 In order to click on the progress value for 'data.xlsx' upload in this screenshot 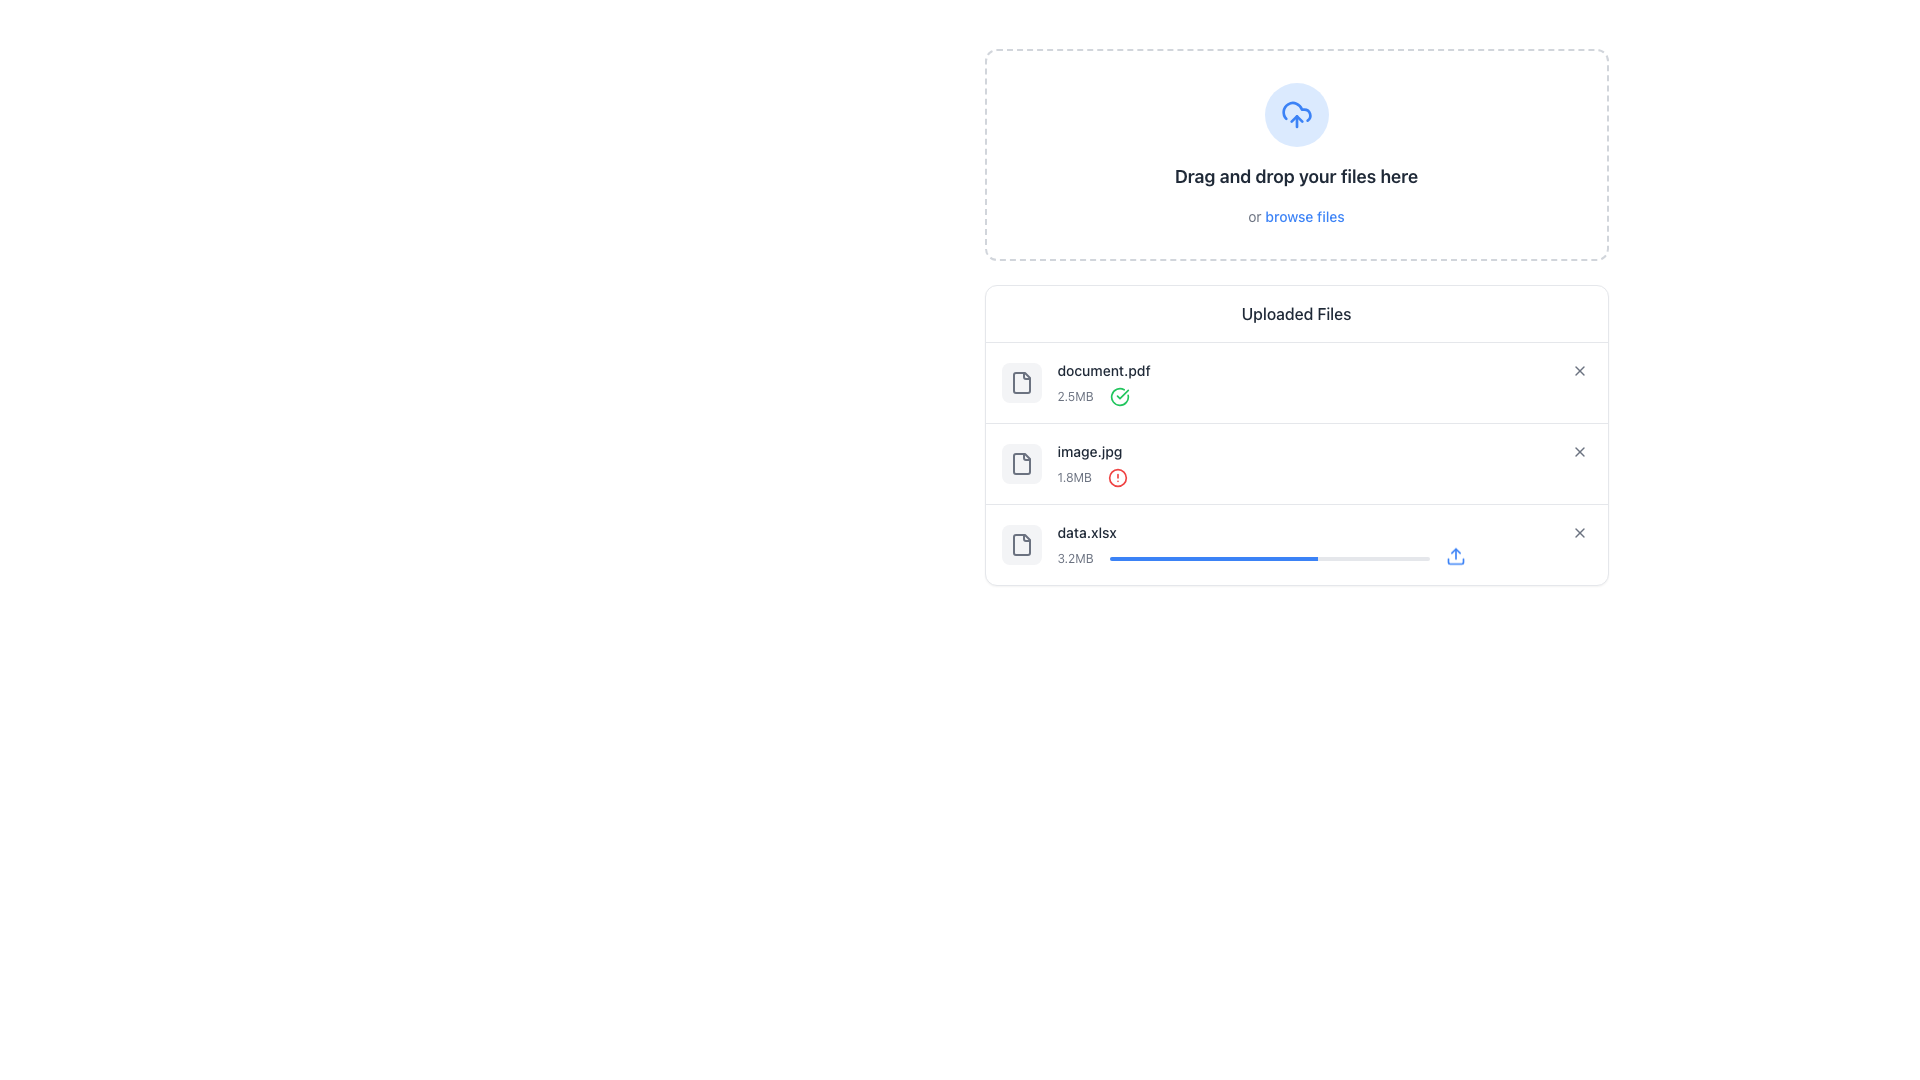, I will do `click(1262, 559)`.